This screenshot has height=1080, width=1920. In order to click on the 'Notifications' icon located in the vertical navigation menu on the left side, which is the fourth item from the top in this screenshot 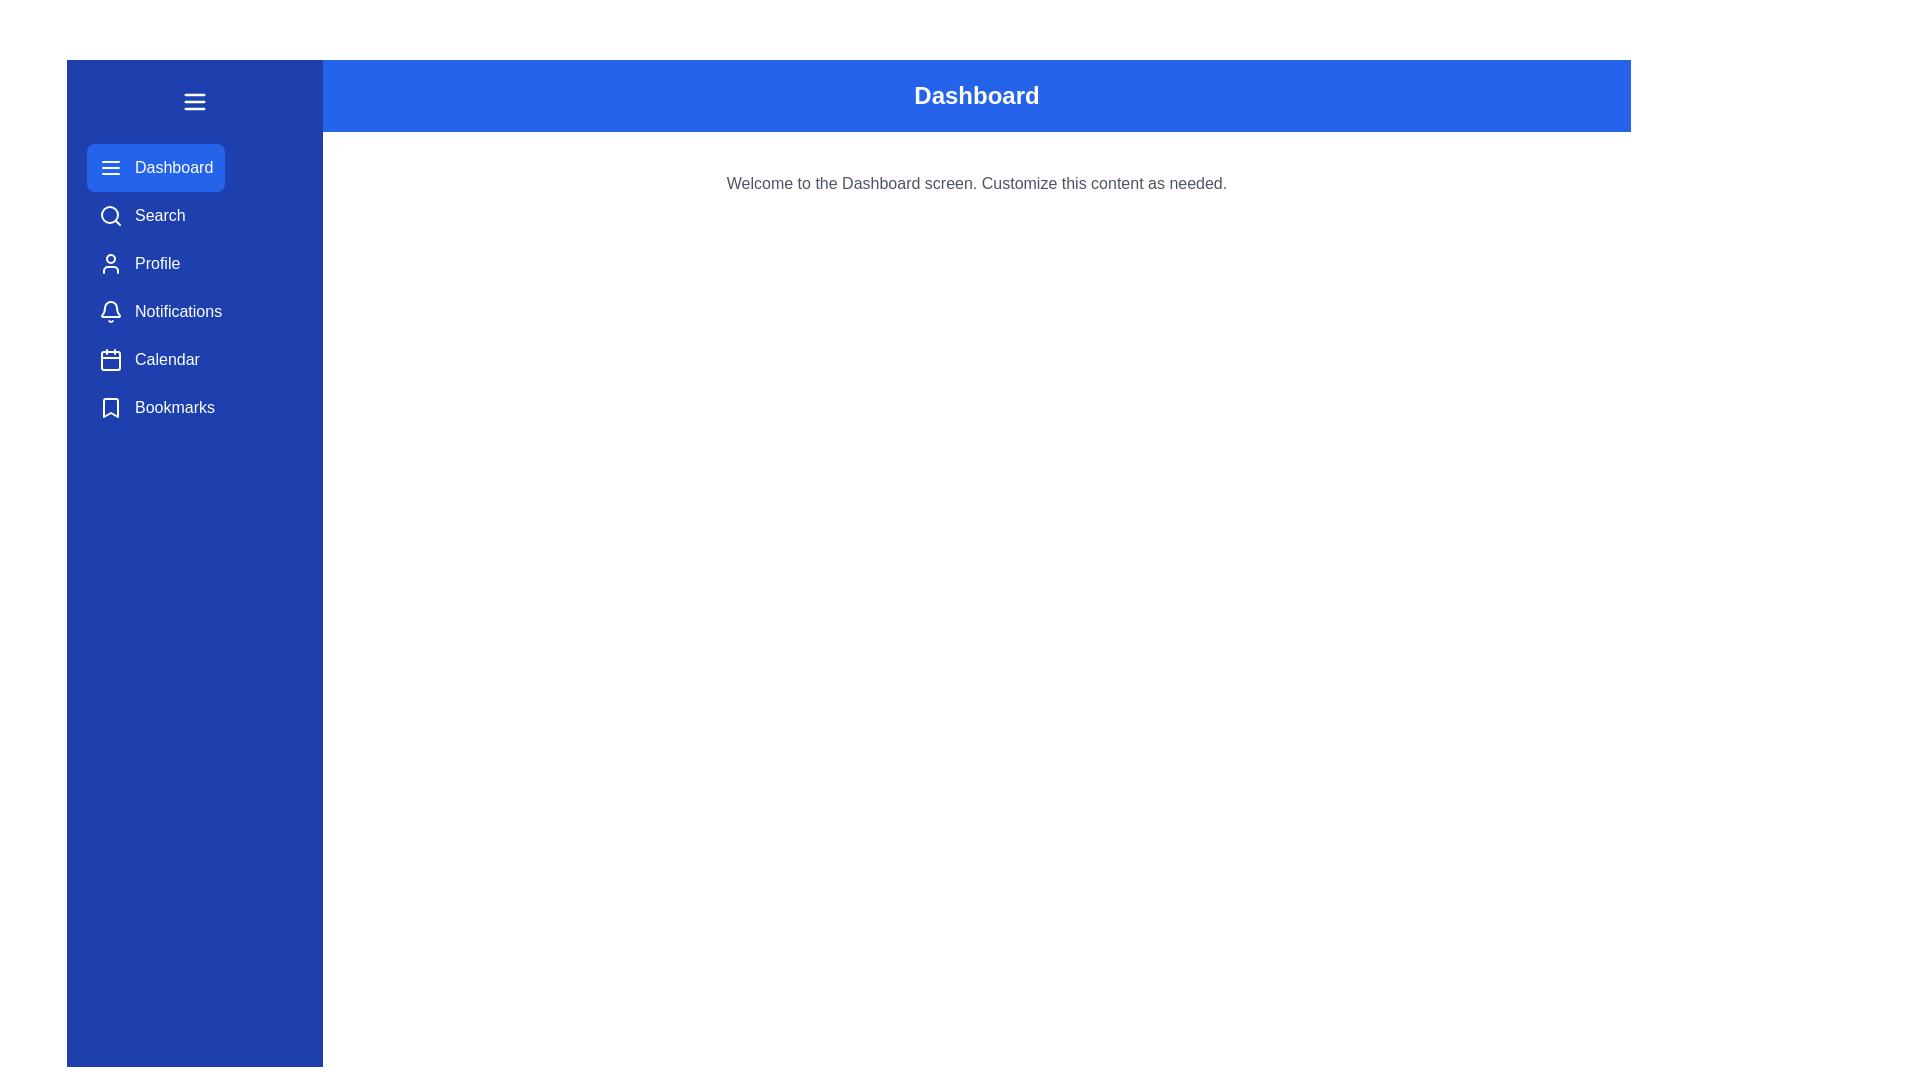, I will do `click(109, 309)`.